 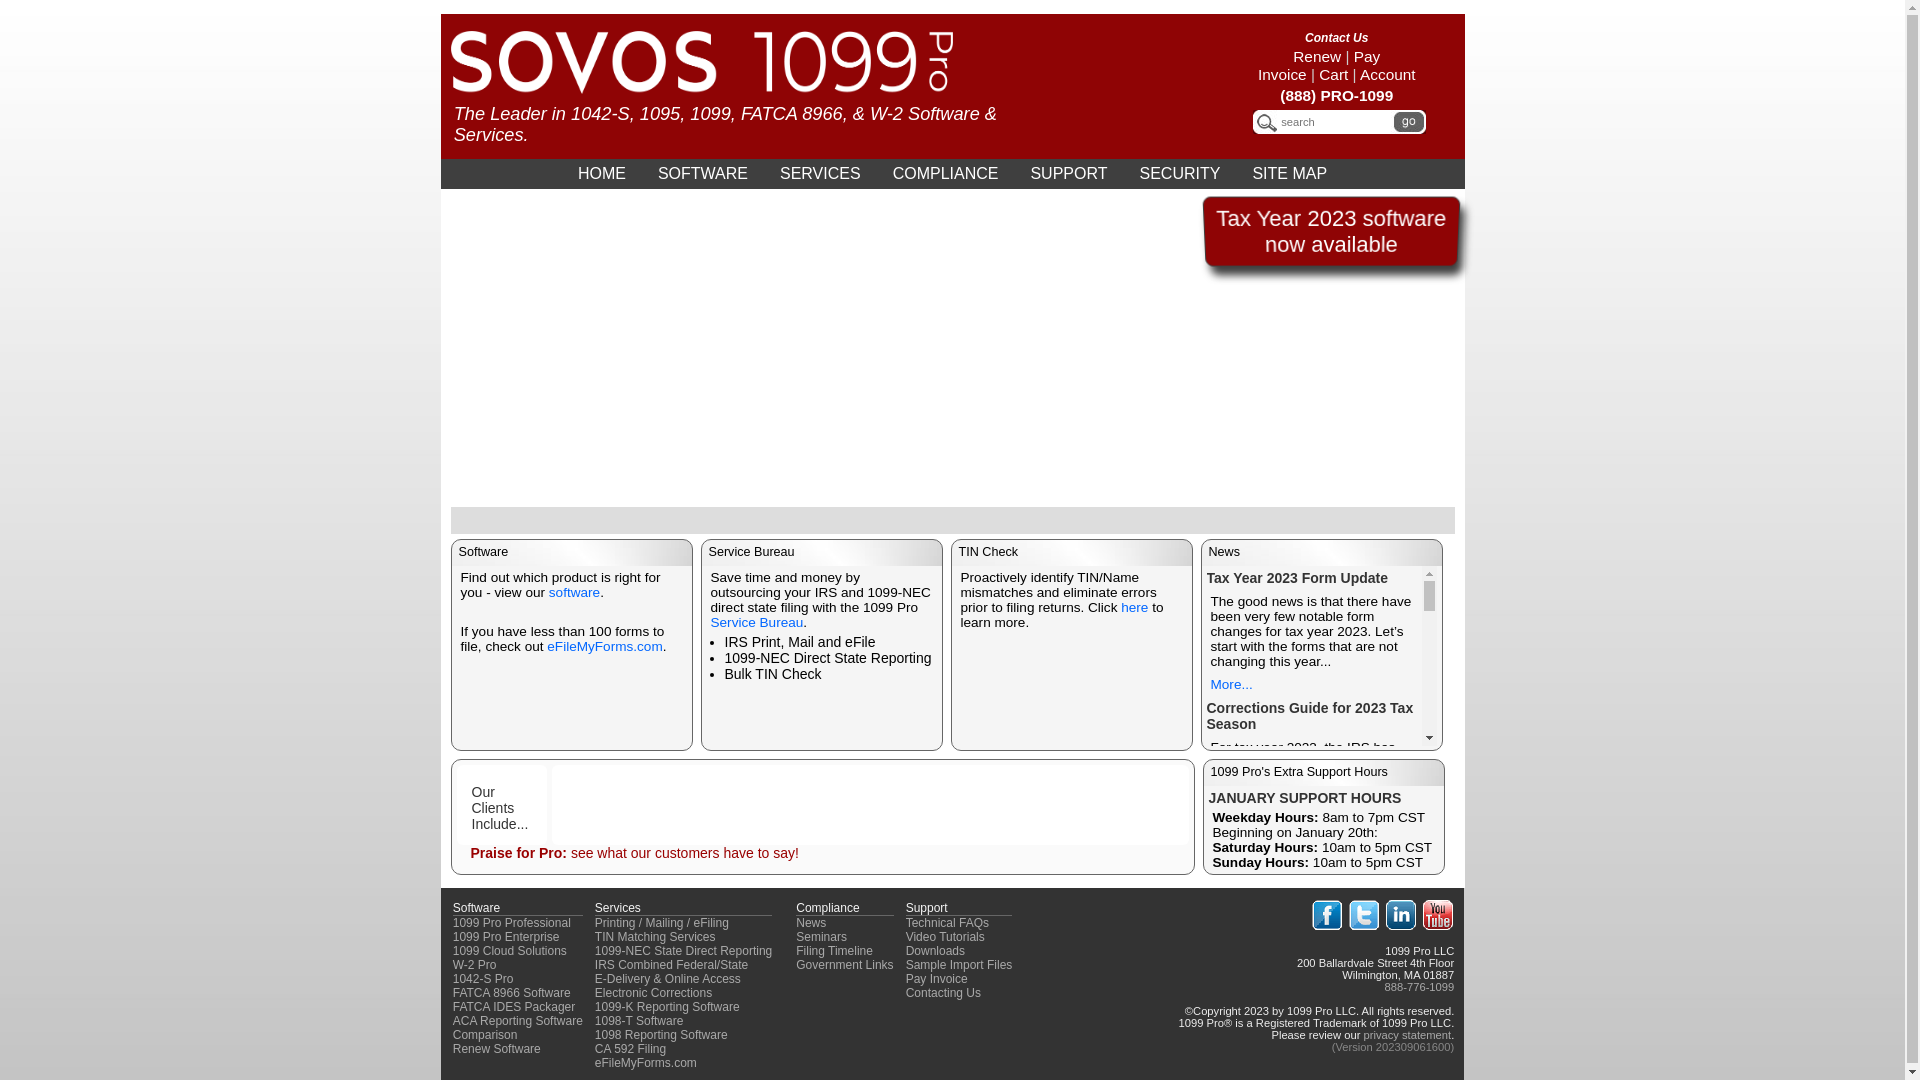 What do you see at coordinates (905, 907) in the screenshot?
I see `'Support'` at bounding box center [905, 907].